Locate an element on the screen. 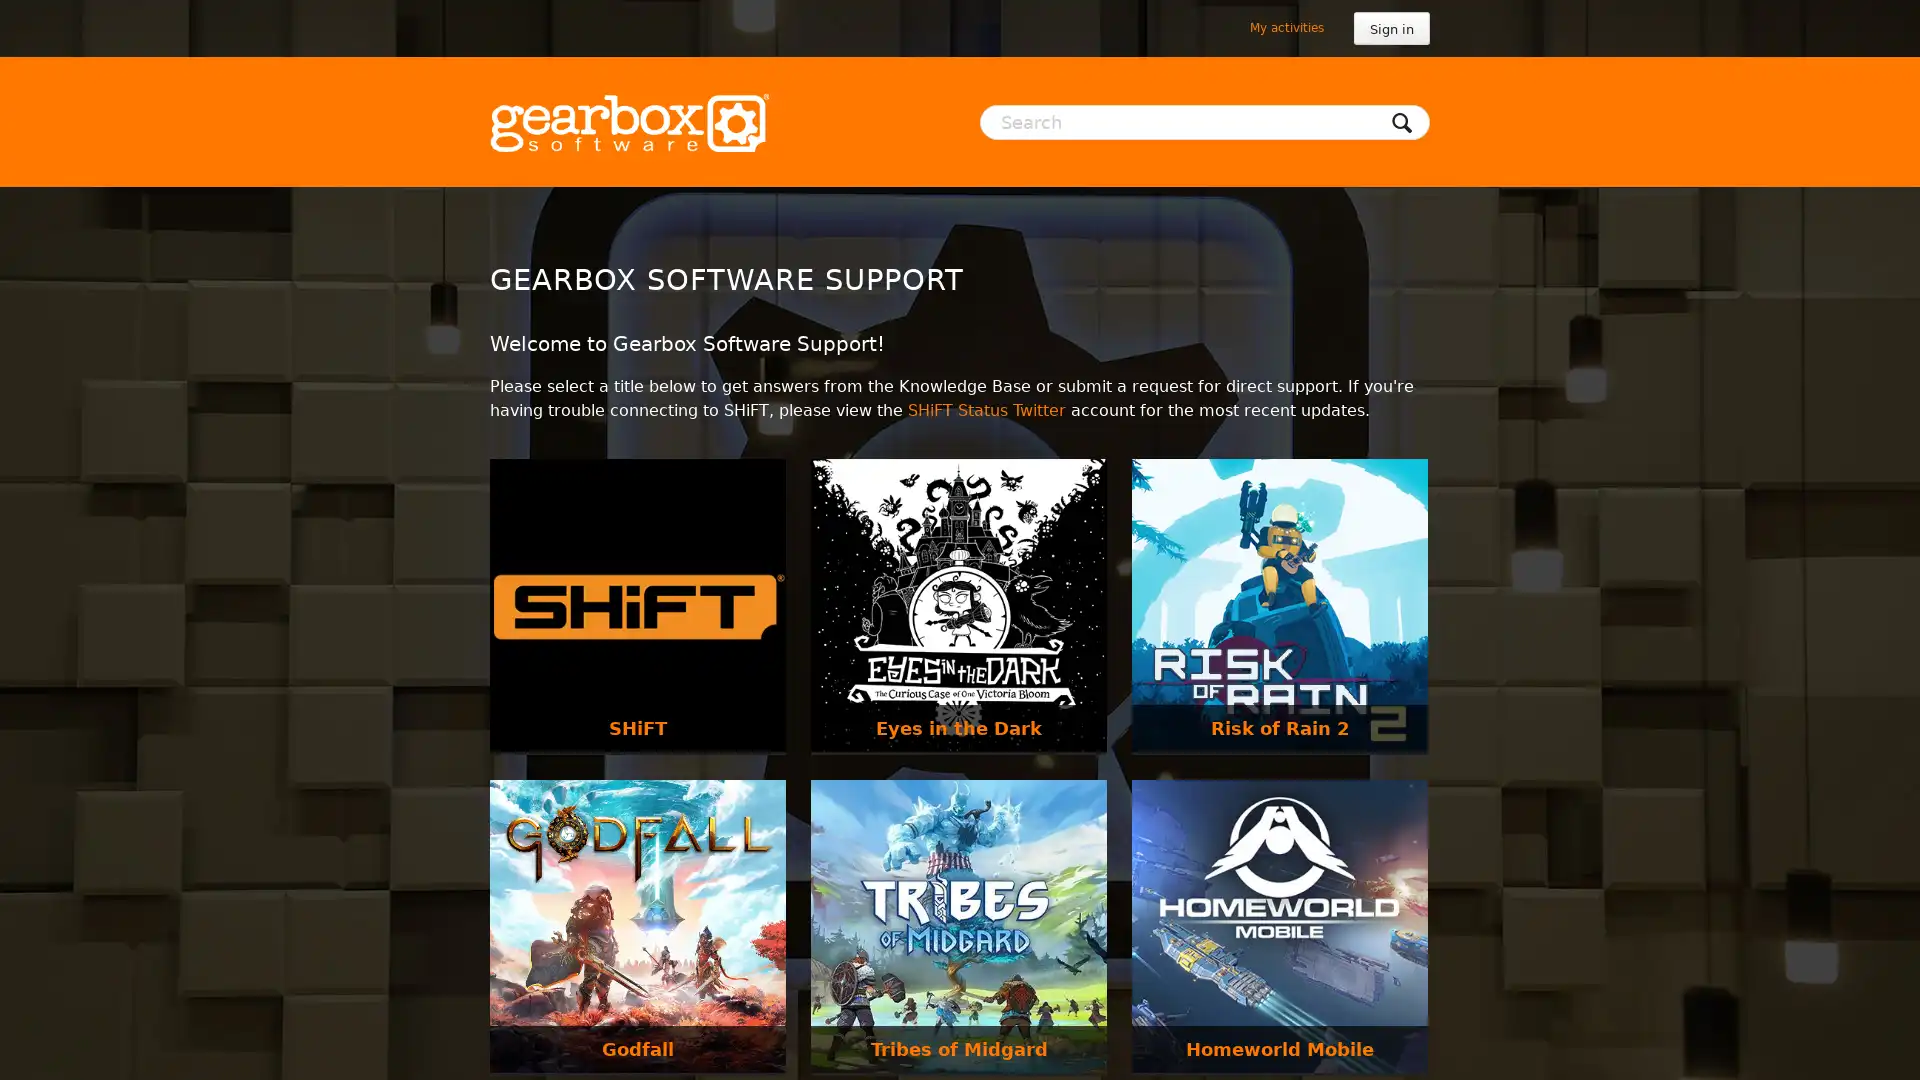 The width and height of the screenshot is (1920, 1080). Sign in is located at coordinates (1391, 28).